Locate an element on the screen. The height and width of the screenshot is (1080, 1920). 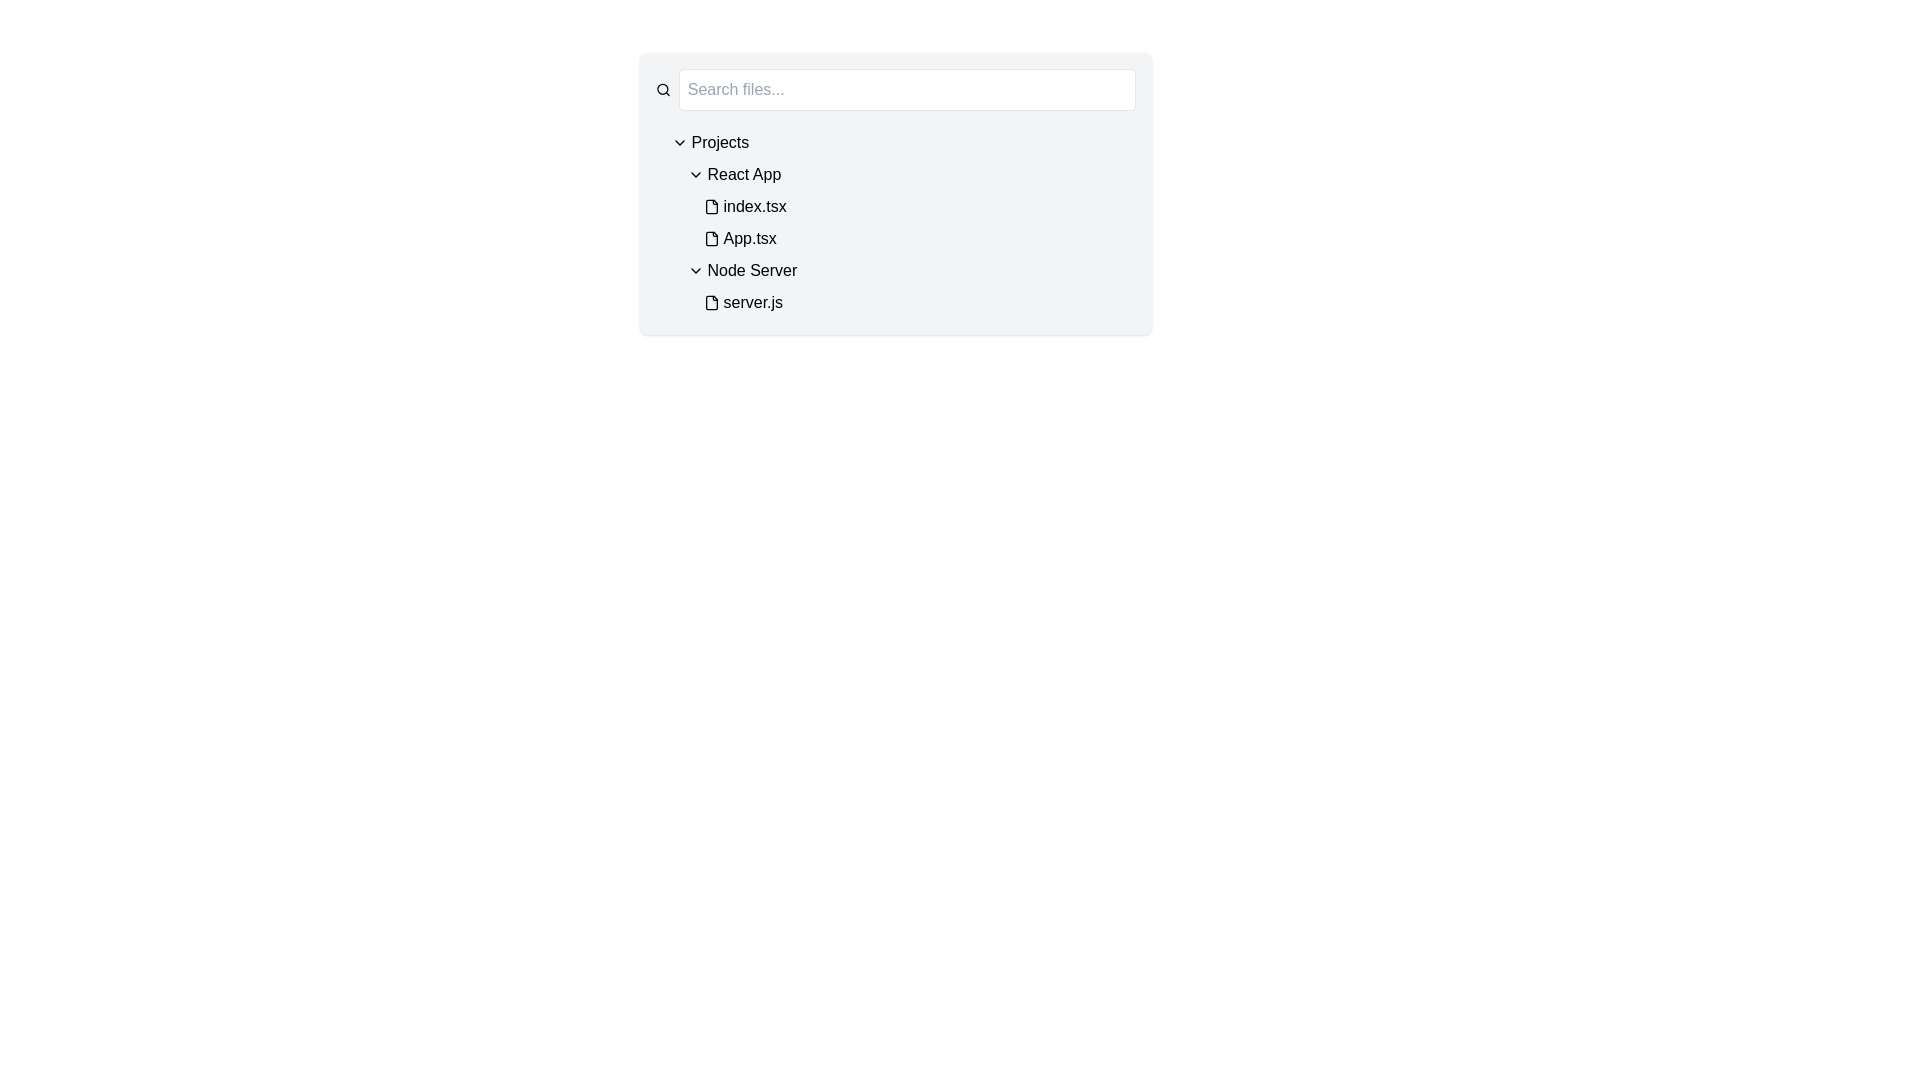
the file icon located to the left of the text label 'server.js' in the 'Node Server' directory to provide a visual representation of the file is located at coordinates (711, 303).